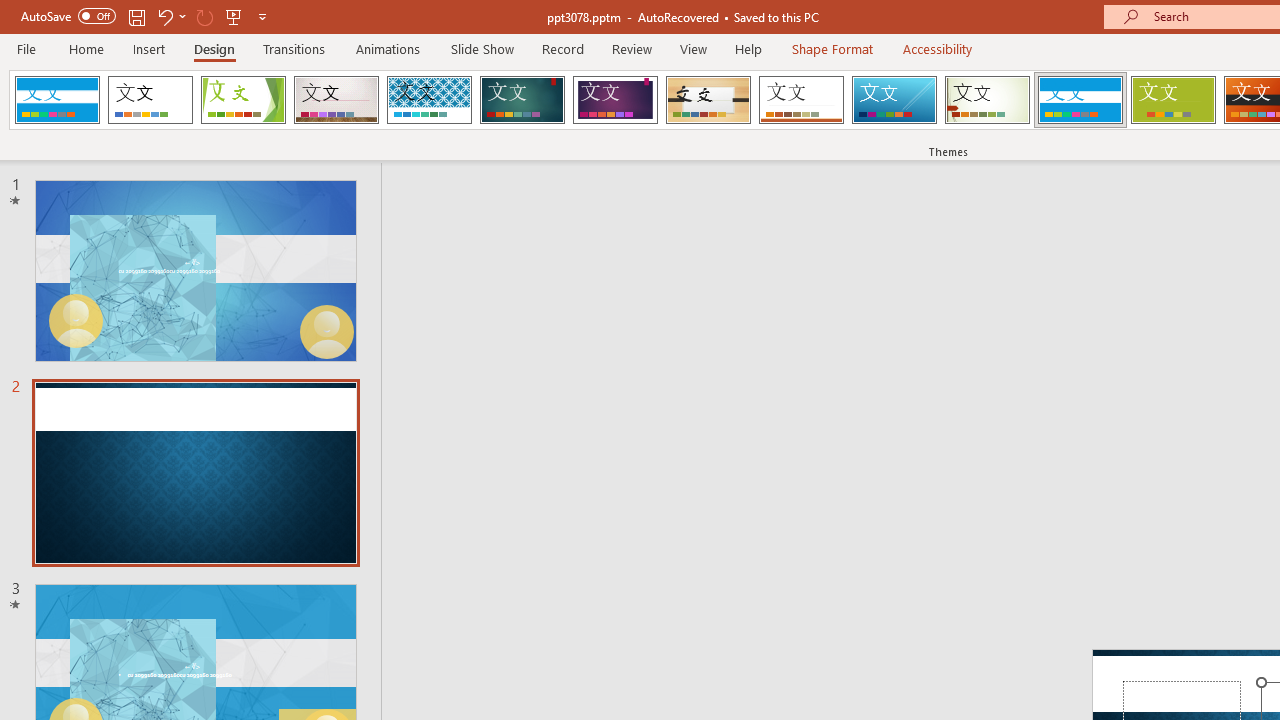 The width and height of the screenshot is (1280, 720). I want to click on 'Slice', so click(893, 100).